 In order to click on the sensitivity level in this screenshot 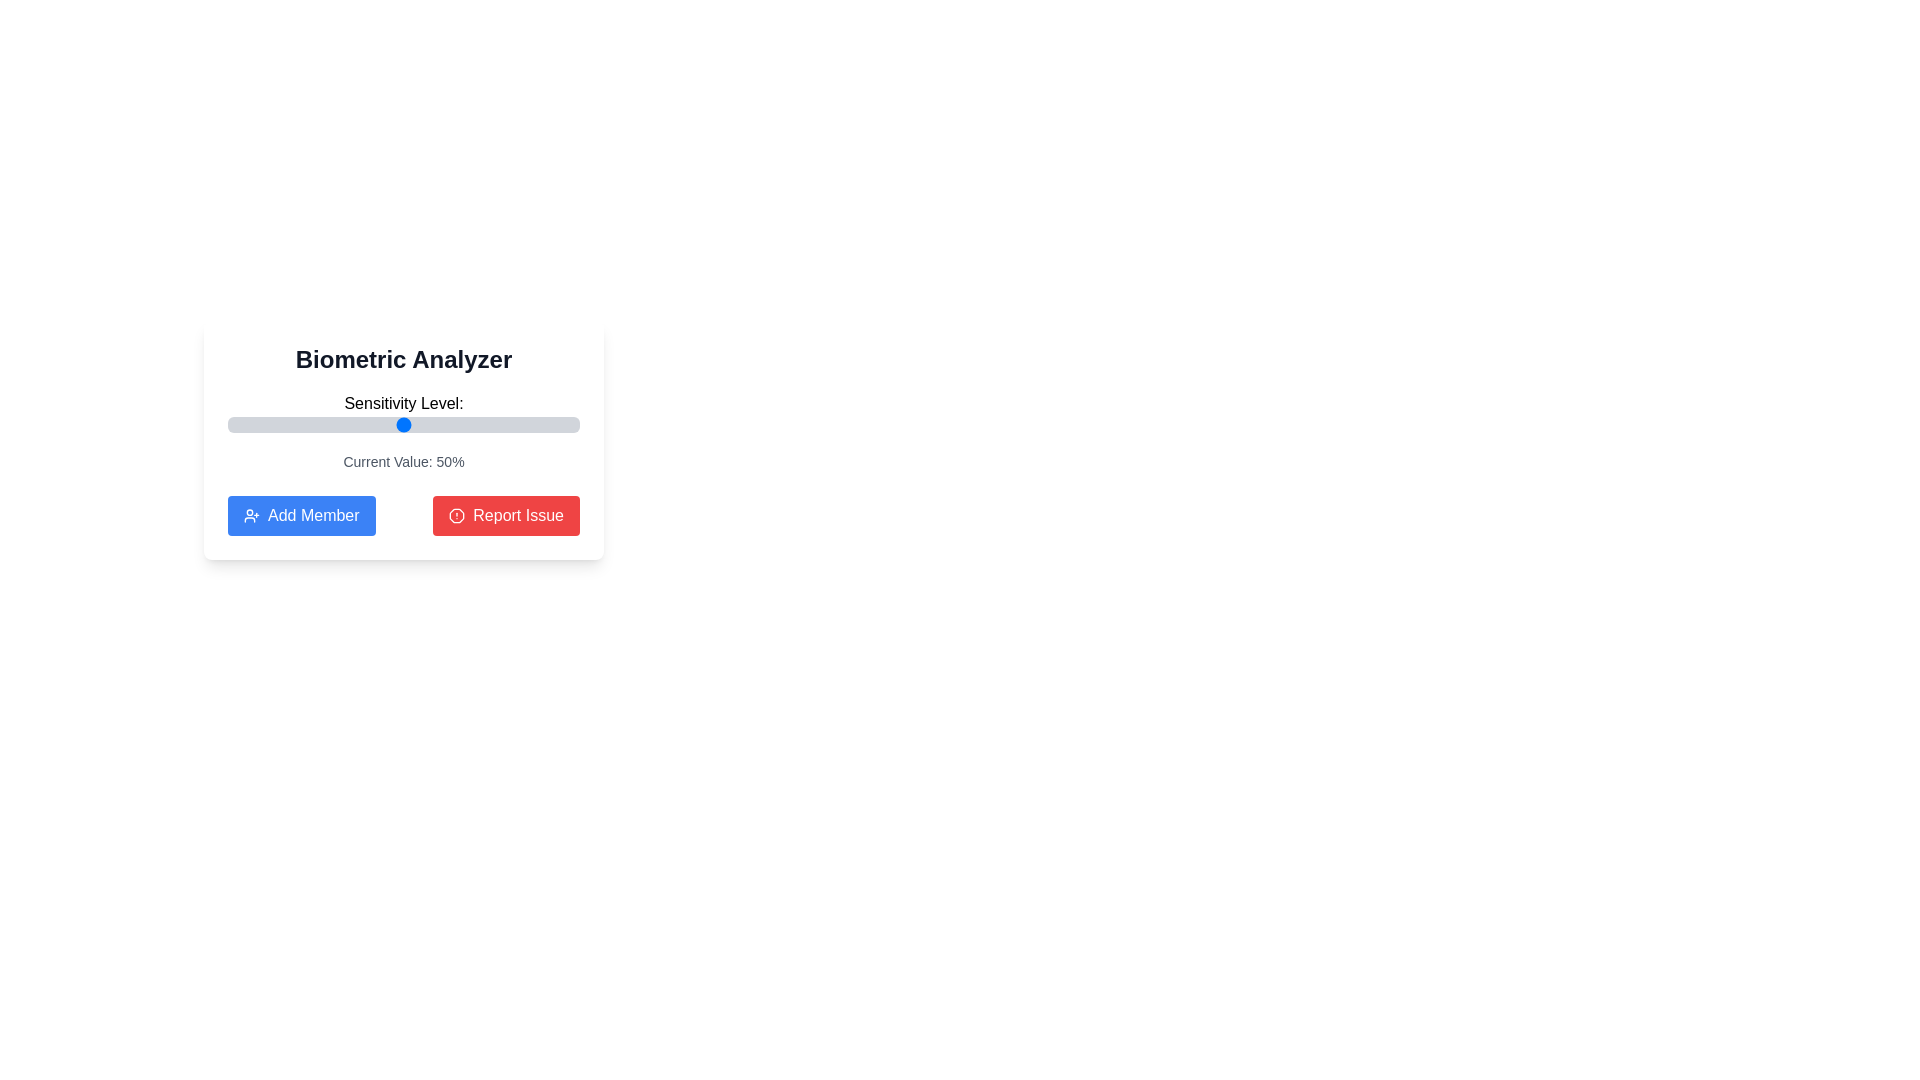, I will do `click(258, 423)`.